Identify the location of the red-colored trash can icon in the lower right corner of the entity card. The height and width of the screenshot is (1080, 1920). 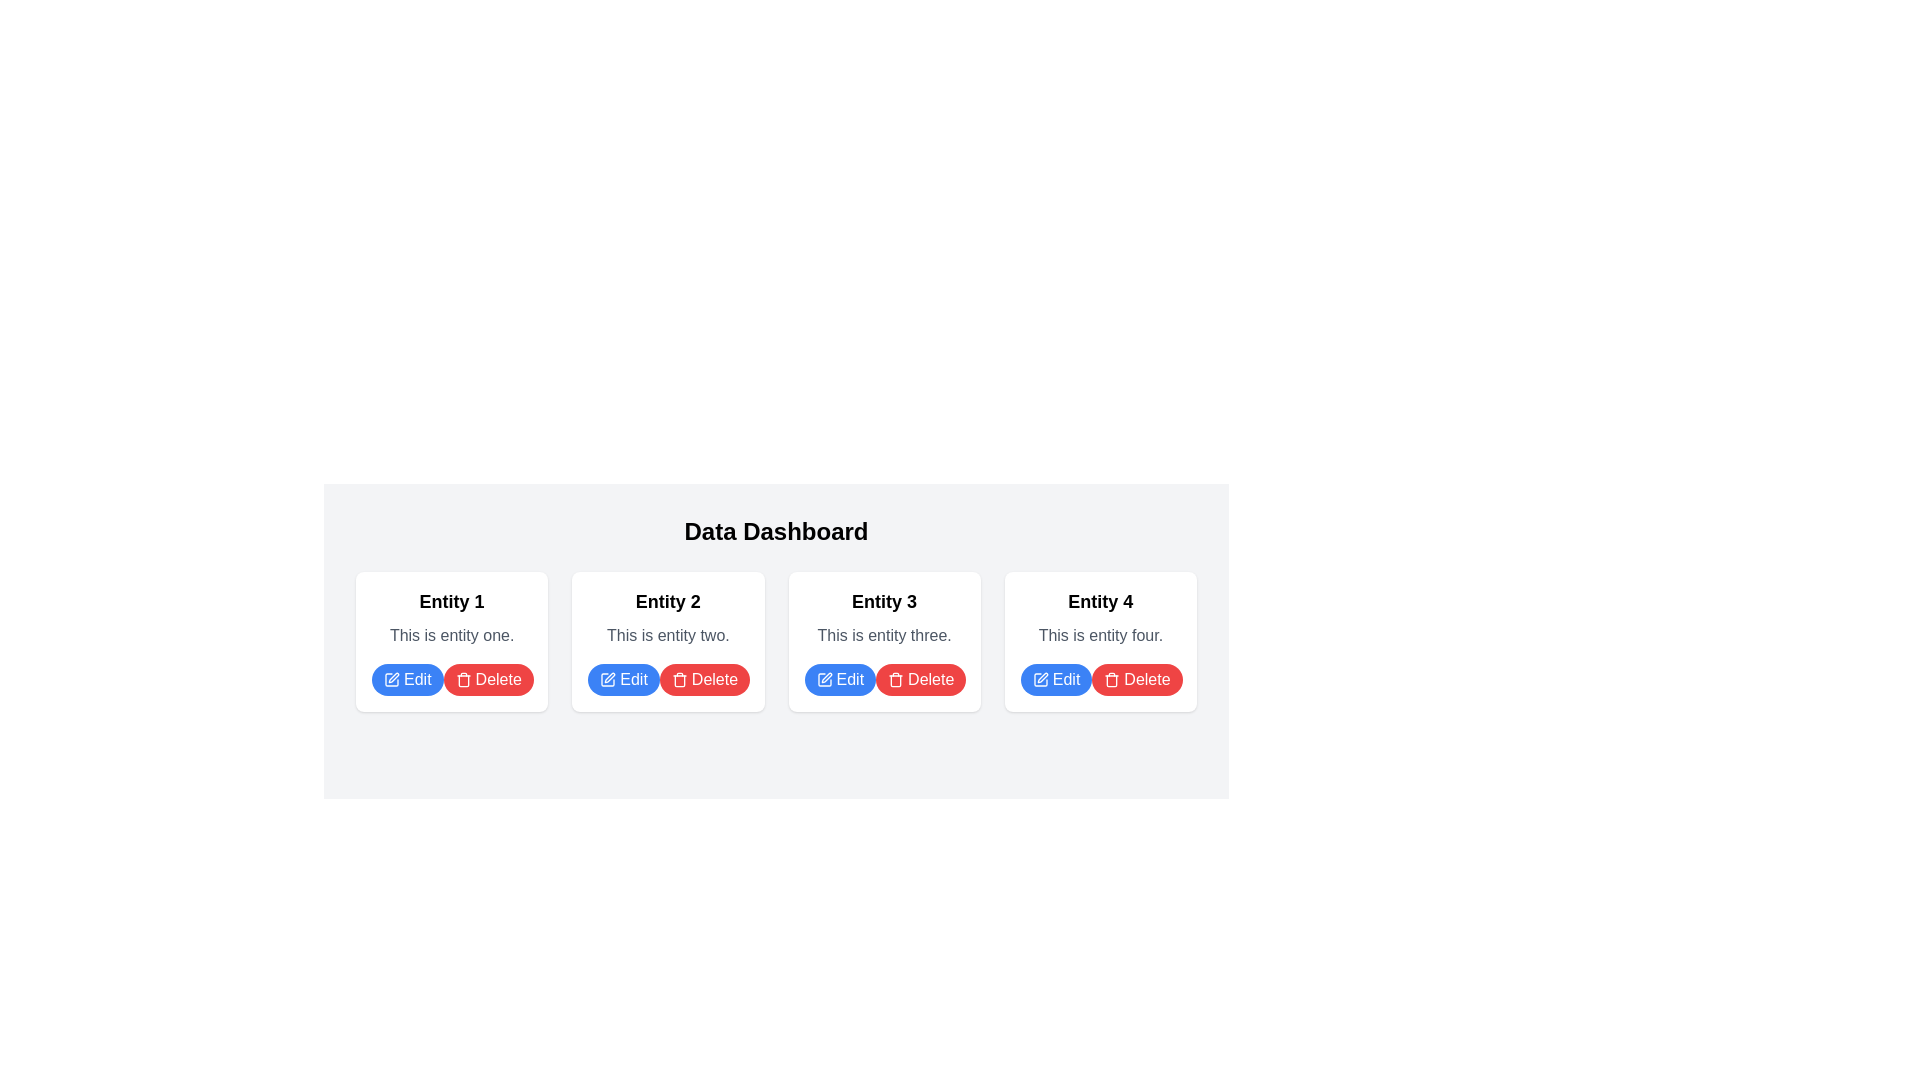
(462, 680).